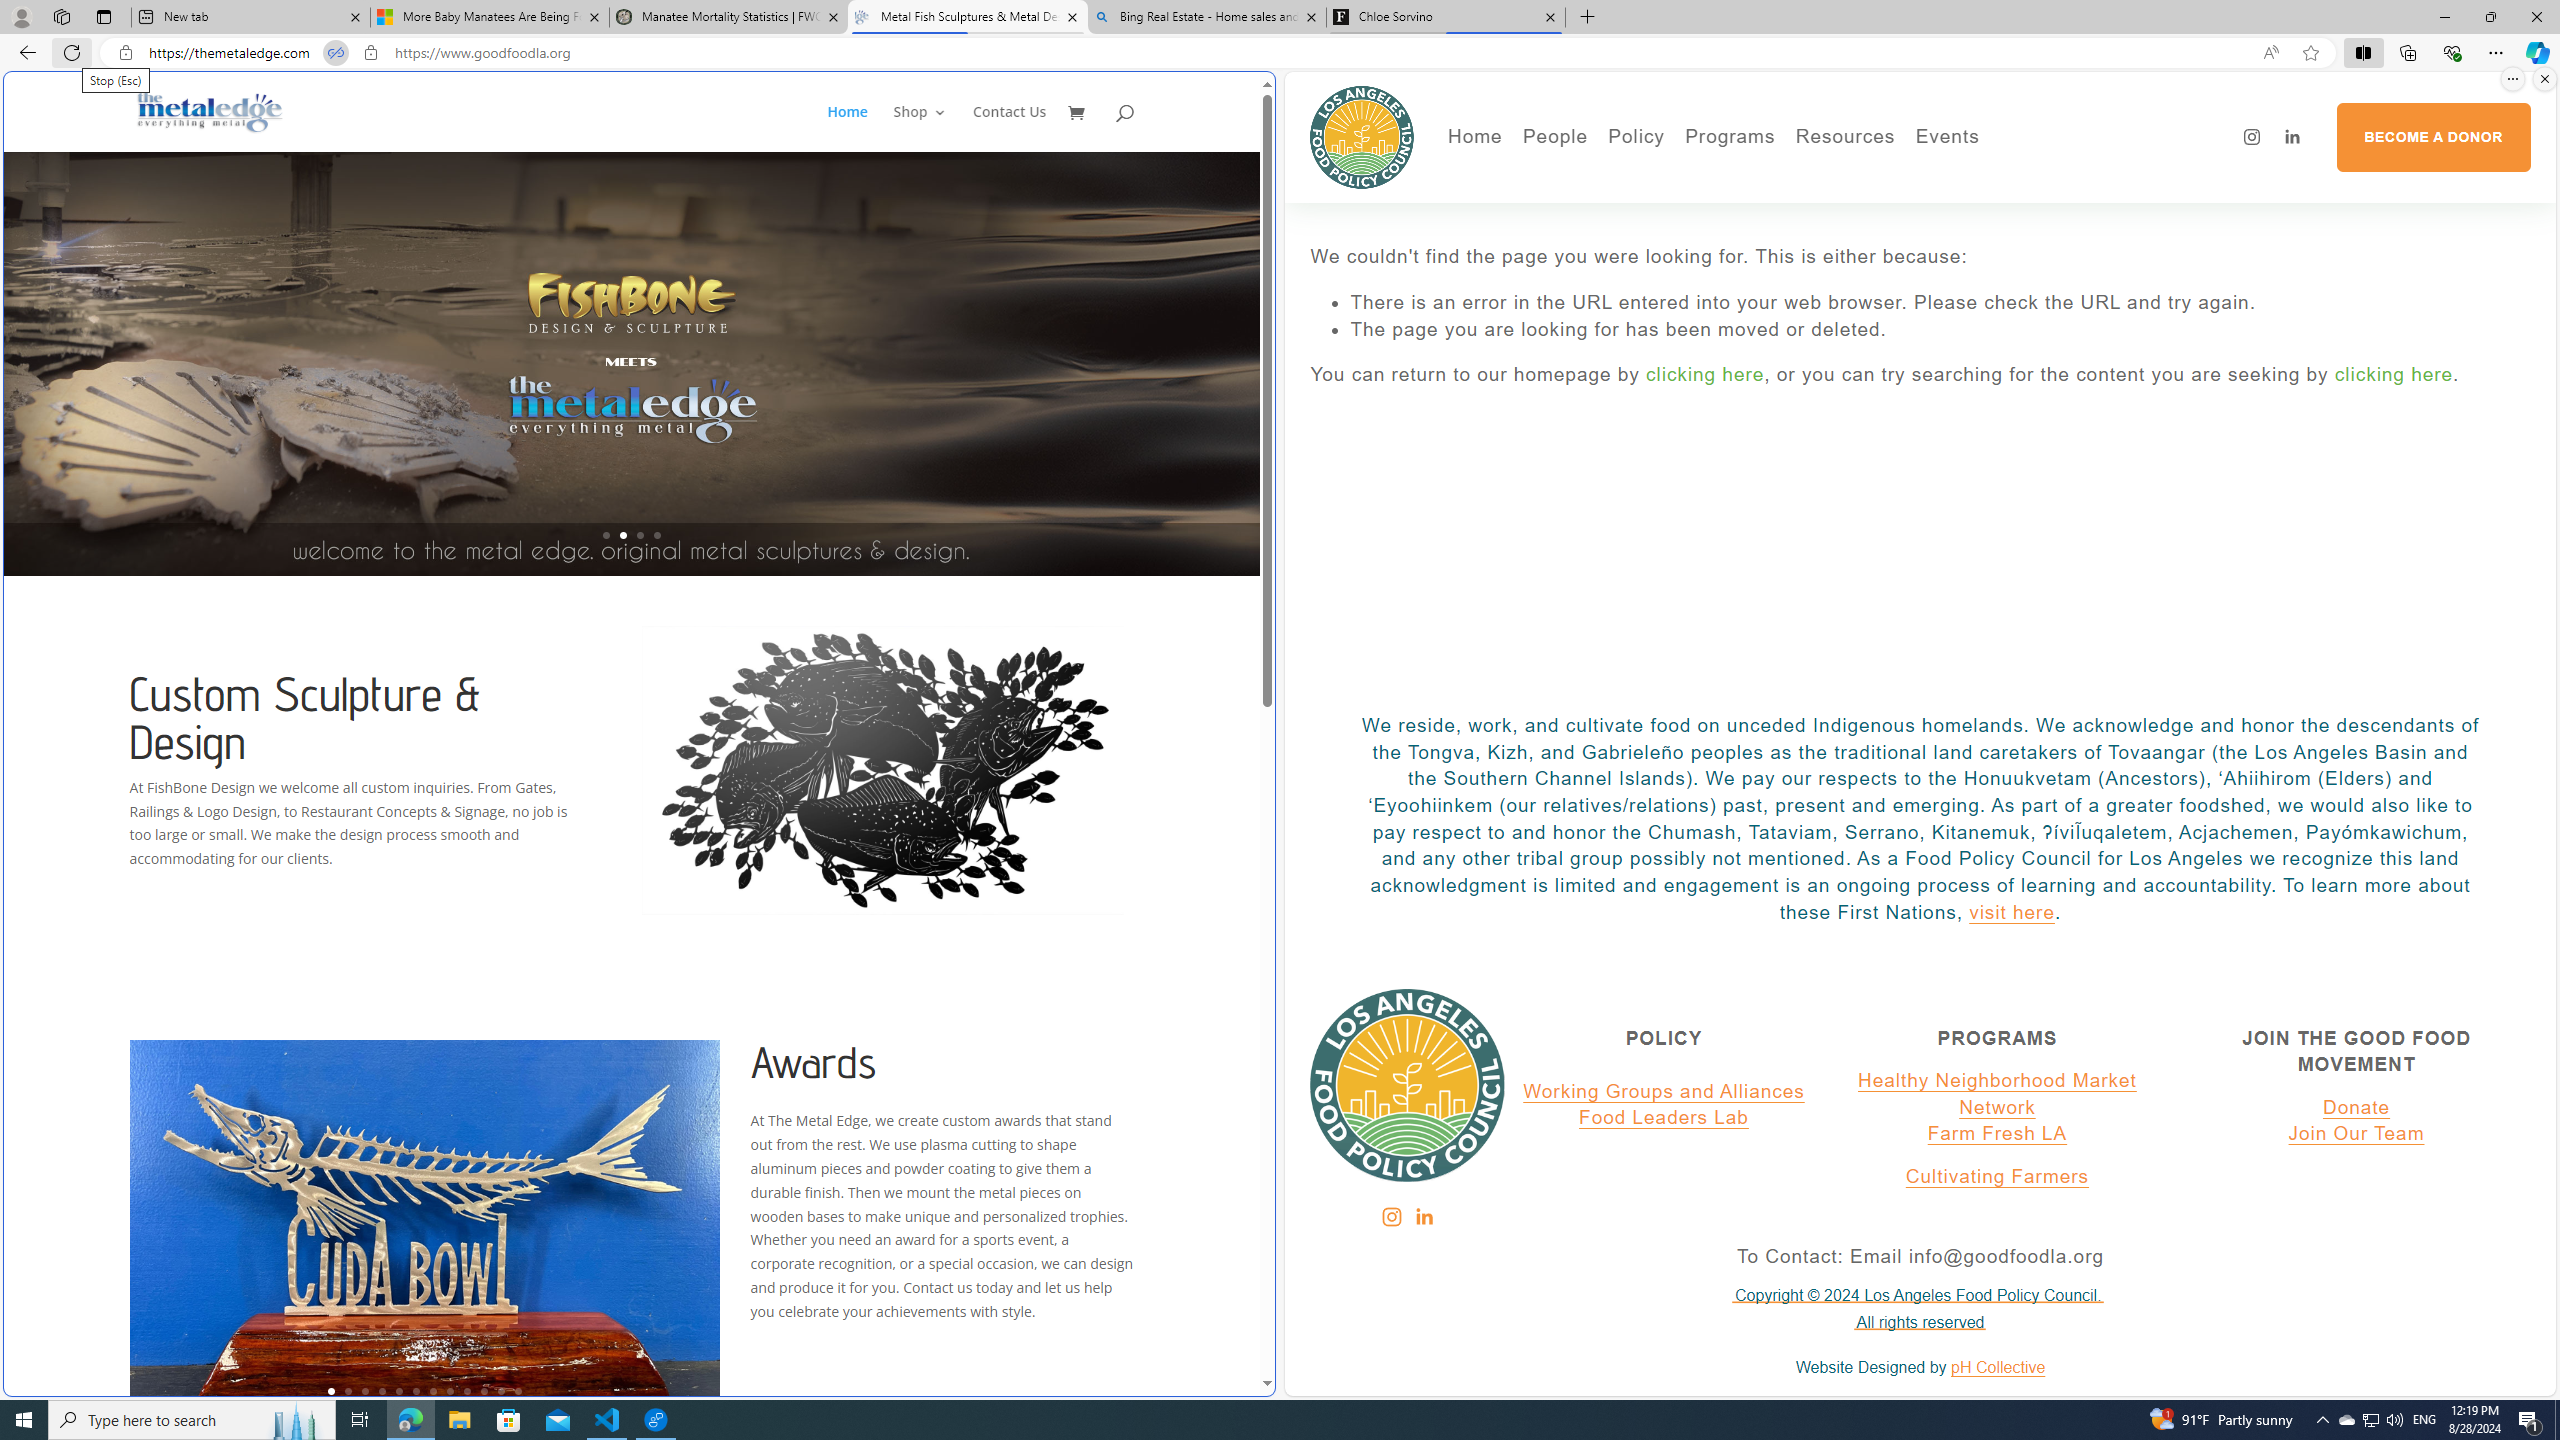 Image resolution: width=2560 pixels, height=1440 pixels. What do you see at coordinates (2511, 78) in the screenshot?
I see `'More options.'` at bounding box center [2511, 78].